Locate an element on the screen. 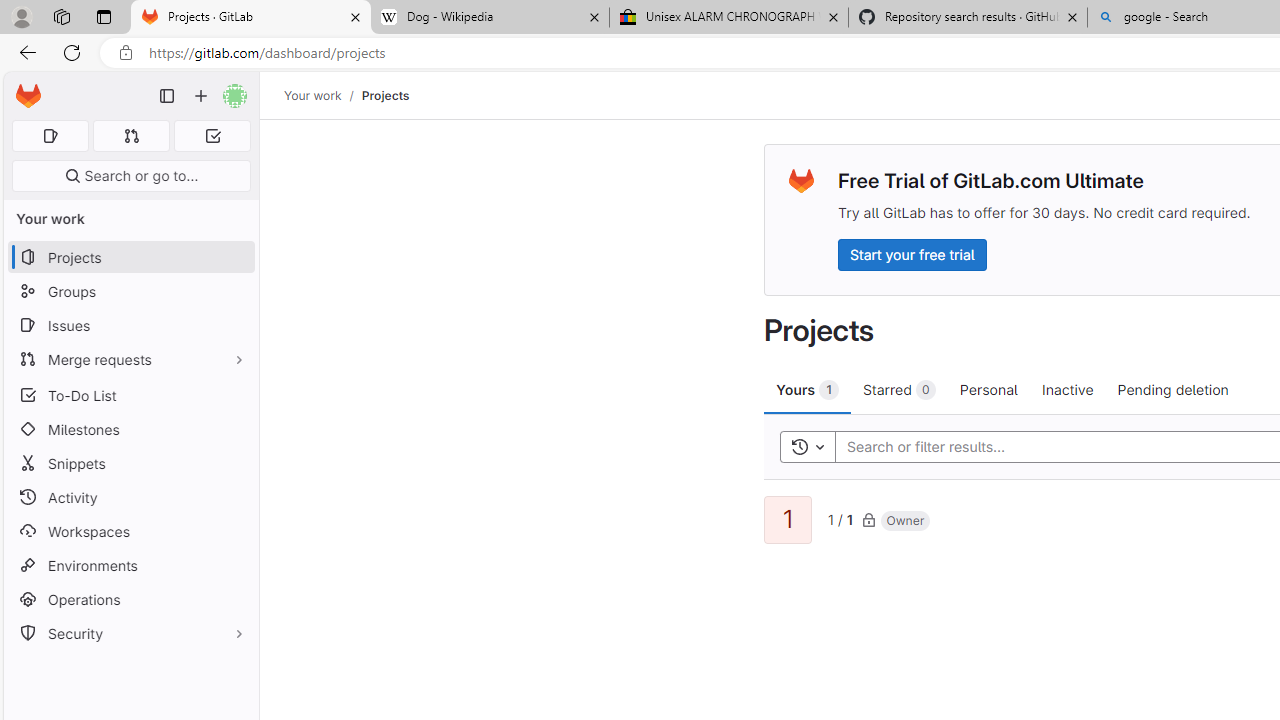 The height and width of the screenshot is (720, 1280). 'Skip to main content' is located at coordinates (23, 86).